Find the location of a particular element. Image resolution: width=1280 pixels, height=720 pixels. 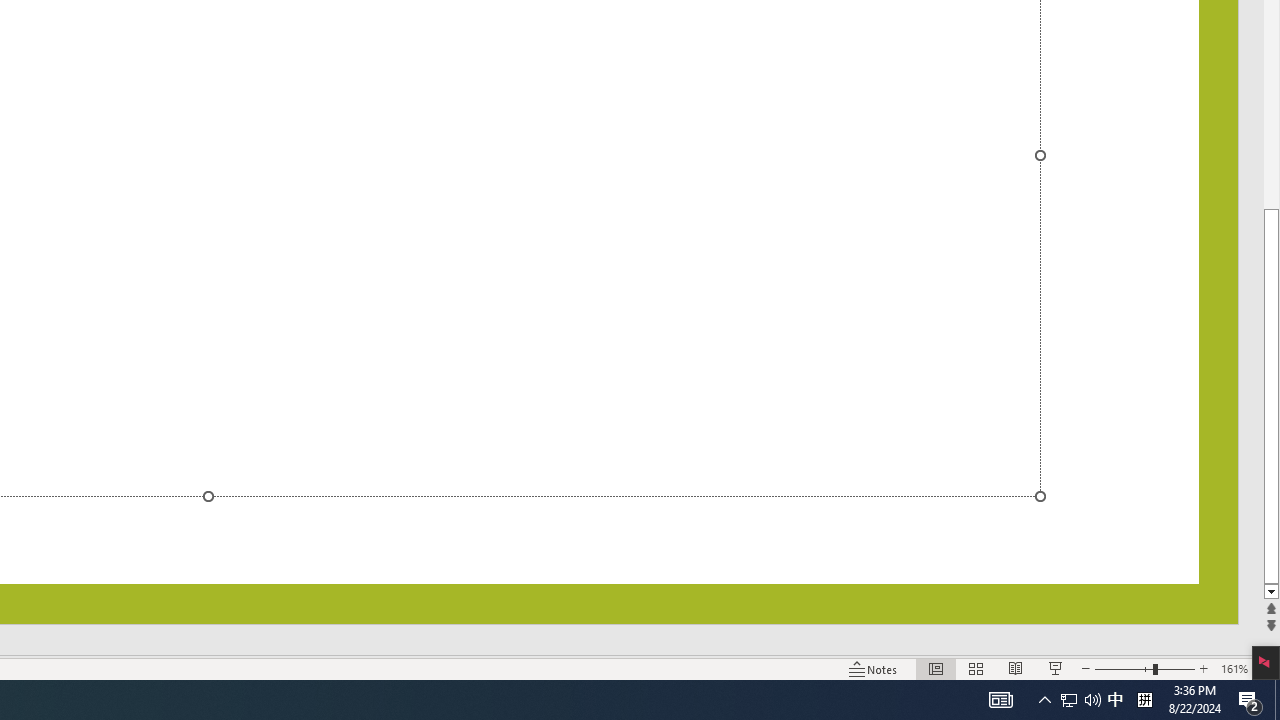

'Zoom to Fit ' is located at coordinates (1266, 669).